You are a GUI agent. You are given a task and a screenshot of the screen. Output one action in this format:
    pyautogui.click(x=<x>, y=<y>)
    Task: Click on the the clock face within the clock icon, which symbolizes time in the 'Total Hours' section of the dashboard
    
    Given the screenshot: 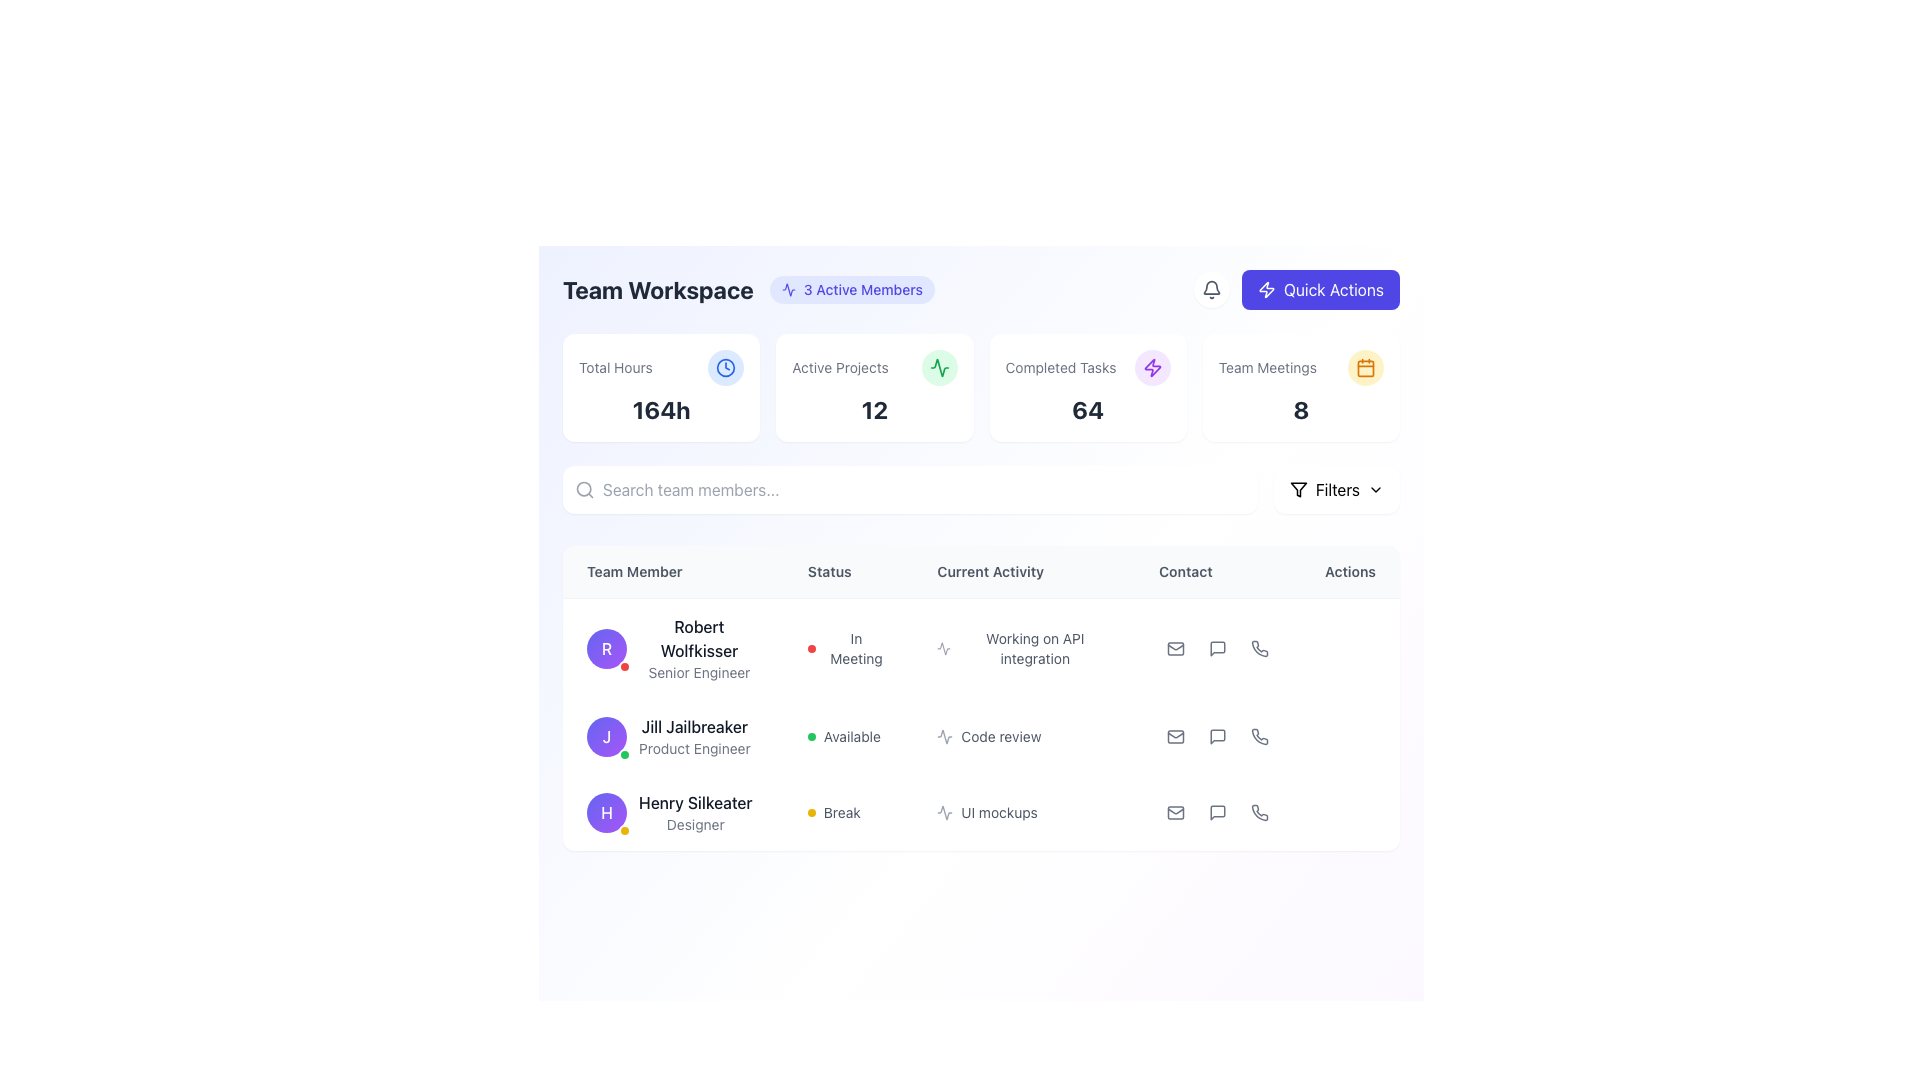 What is the action you would take?
    pyautogui.click(x=725, y=367)
    